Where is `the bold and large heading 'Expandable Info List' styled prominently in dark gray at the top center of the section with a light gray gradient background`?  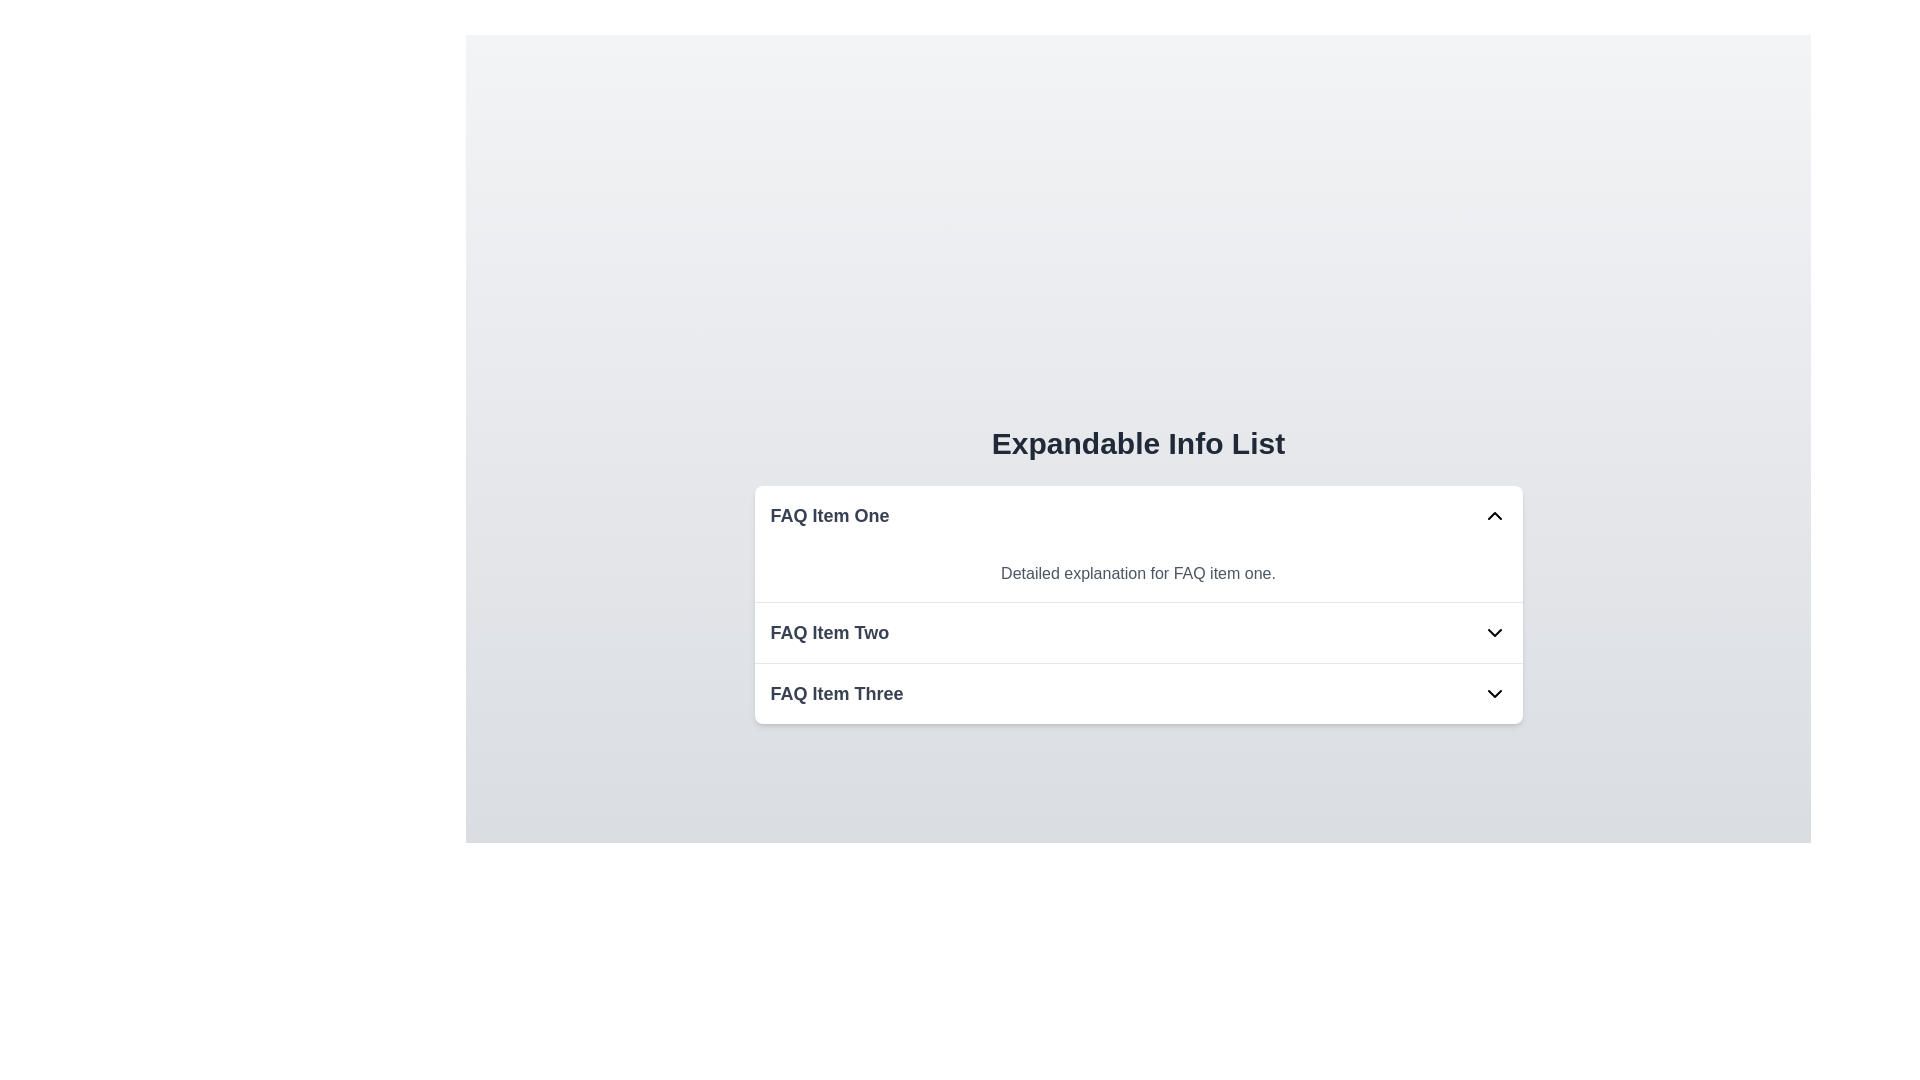 the bold and large heading 'Expandable Info List' styled prominently in dark gray at the top center of the section with a light gray gradient background is located at coordinates (1138, 442).